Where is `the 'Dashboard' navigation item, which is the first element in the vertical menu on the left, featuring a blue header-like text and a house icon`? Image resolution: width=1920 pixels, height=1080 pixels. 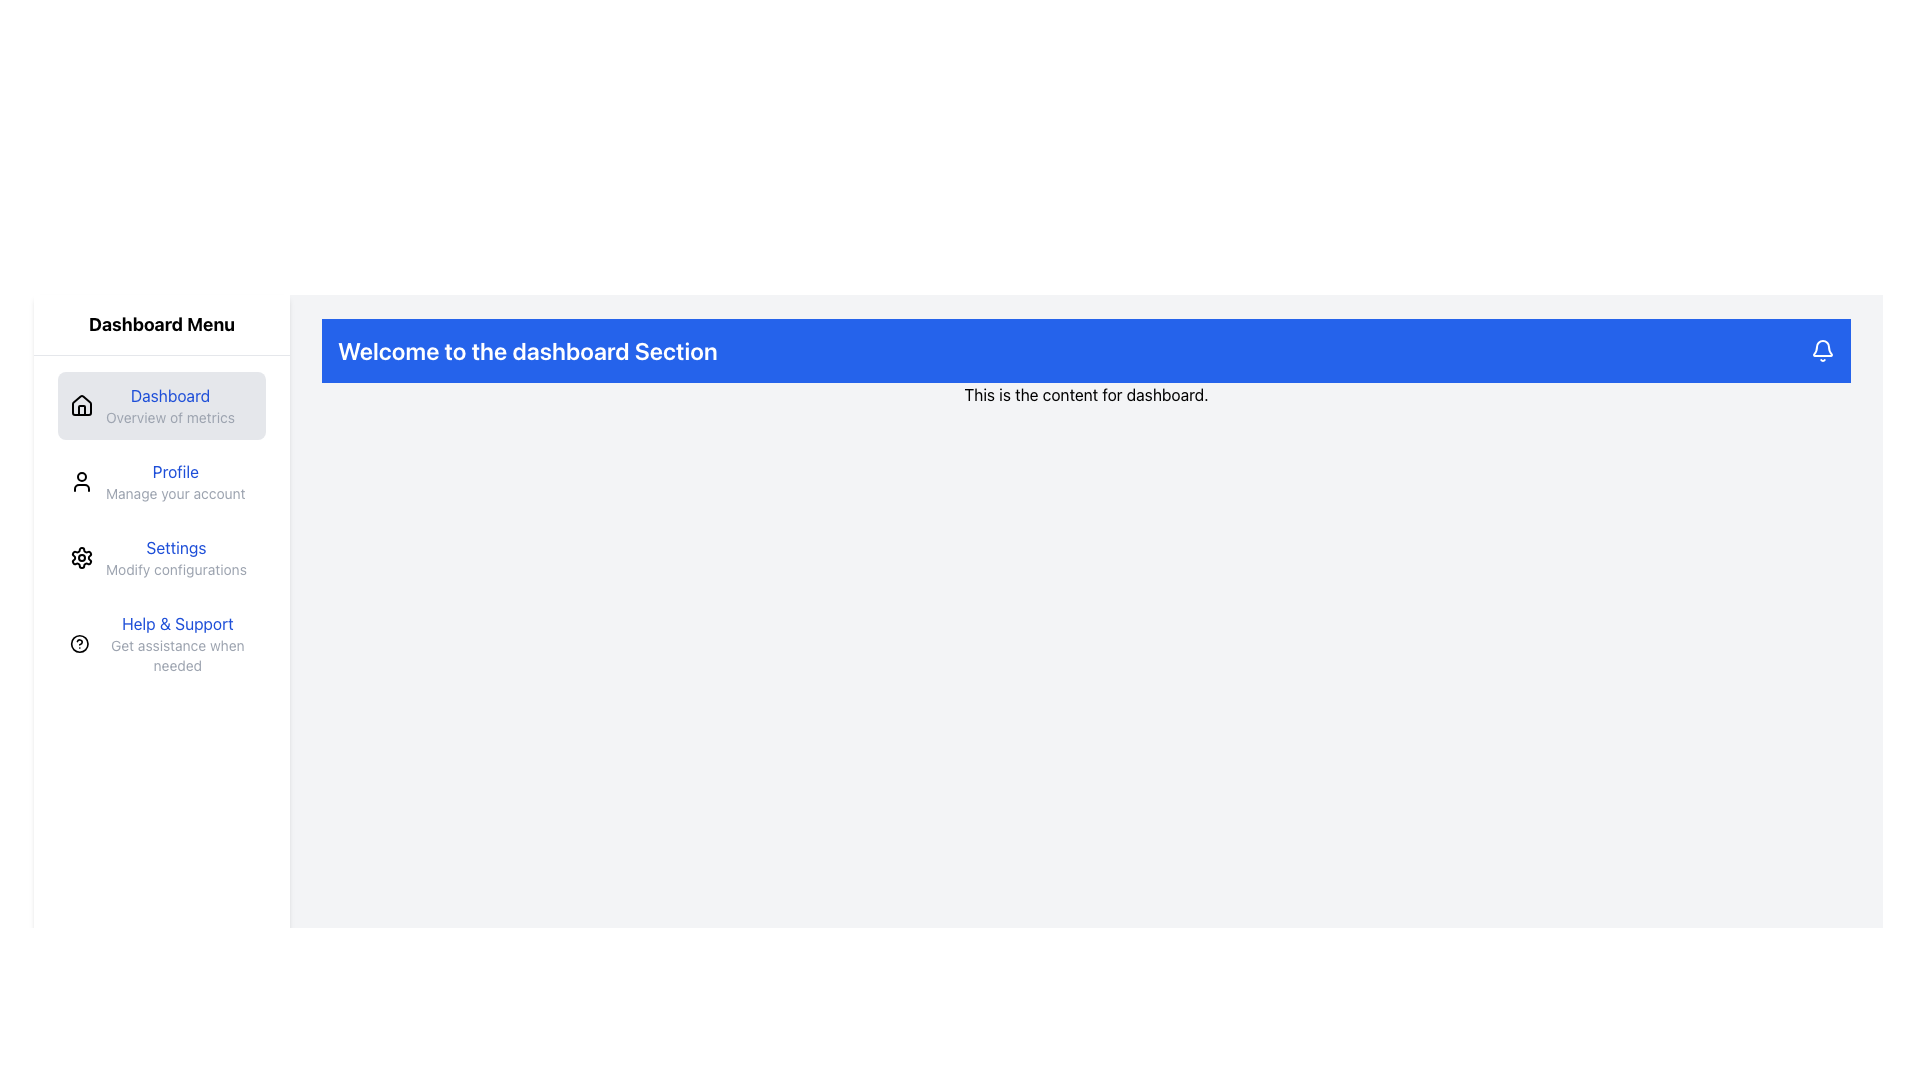 the 'Dashboard' navigation item, which is the first element in the vertical menu on the left, featuring a blue header-like text and a house icon is located at coordinates (162, 405).